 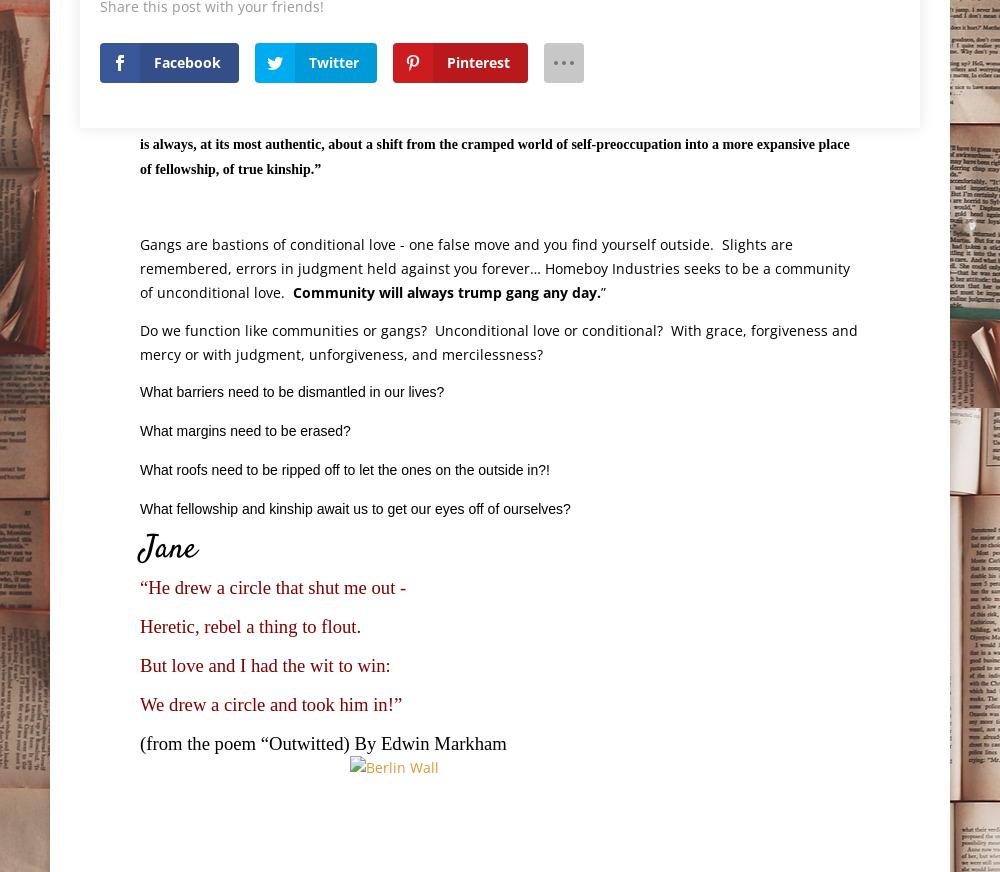 What do you see at coordinates (358, 507) in the screenshot?
I see `'What fellowship and kinship await us to get our eyes off of ourselves?'` at bounding box center [358, 507].